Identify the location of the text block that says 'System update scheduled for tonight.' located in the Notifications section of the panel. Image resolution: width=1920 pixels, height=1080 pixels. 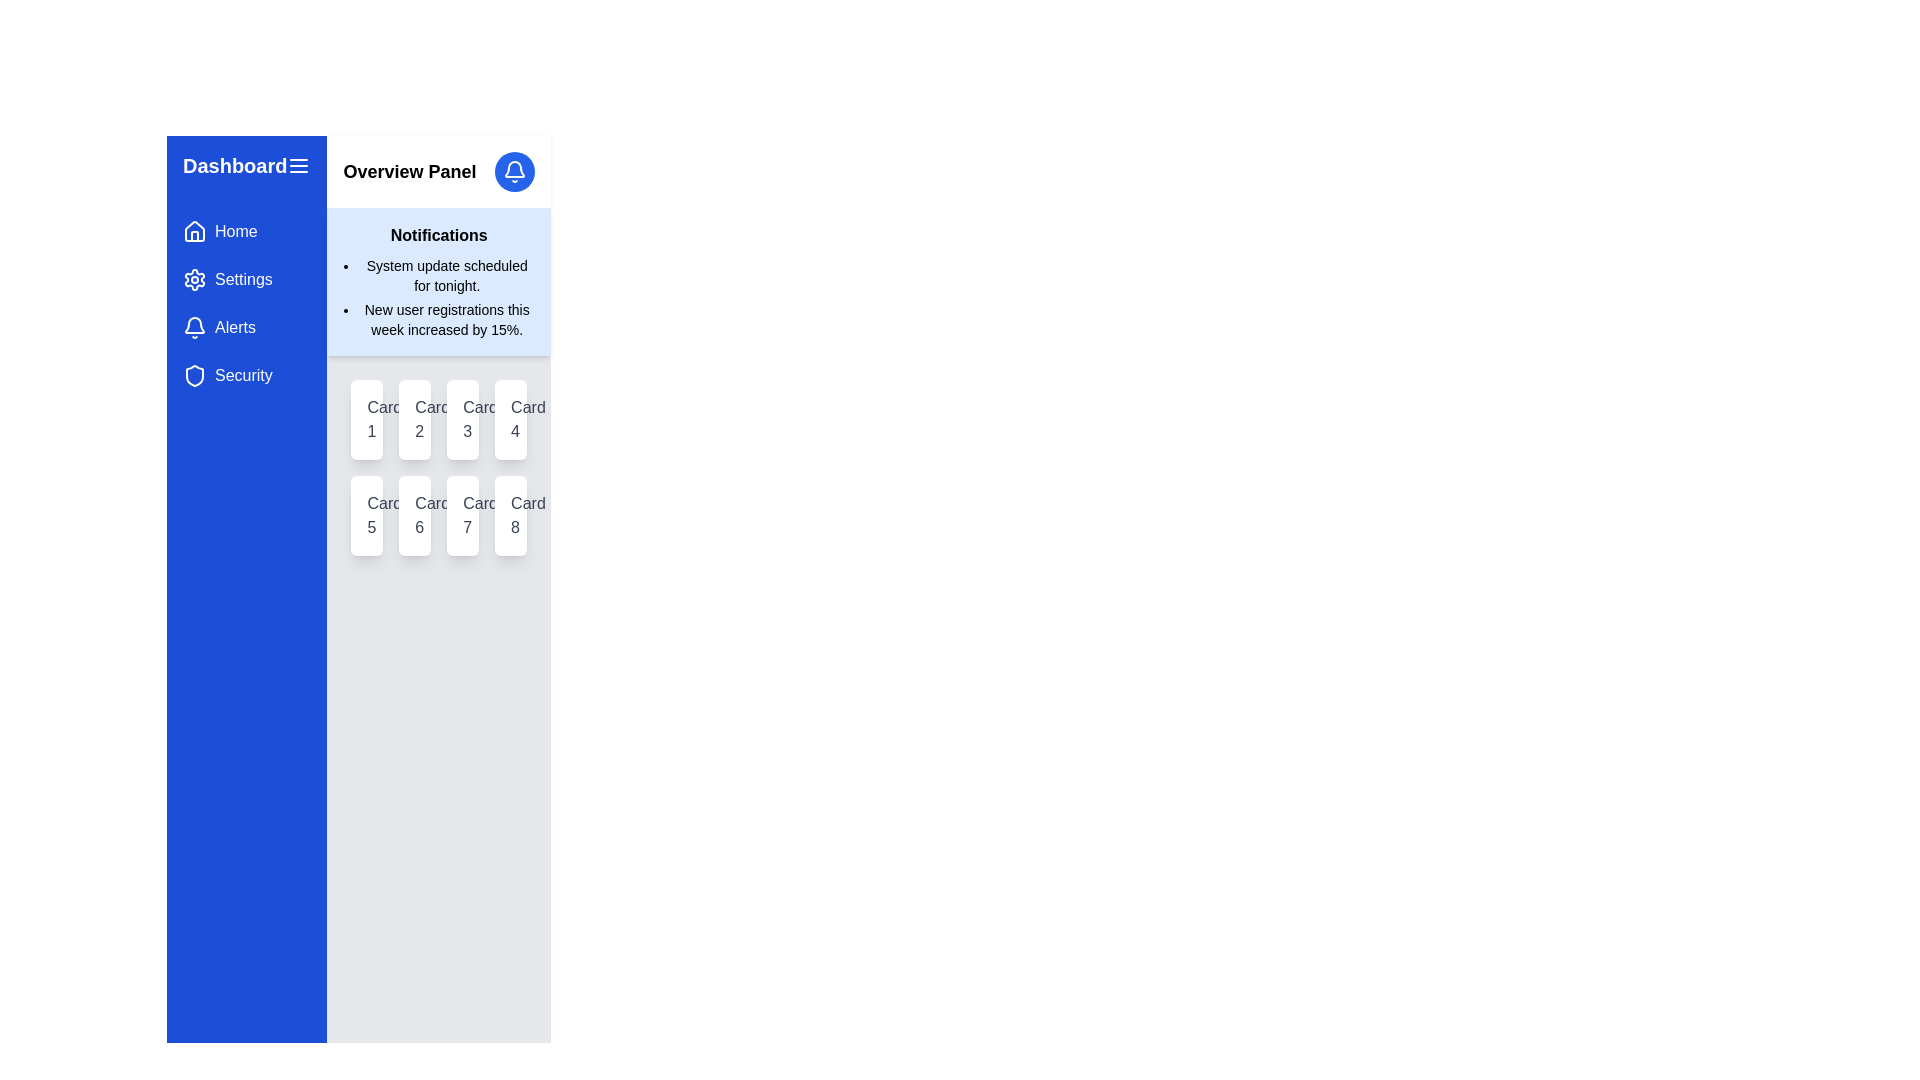
(446, 276).